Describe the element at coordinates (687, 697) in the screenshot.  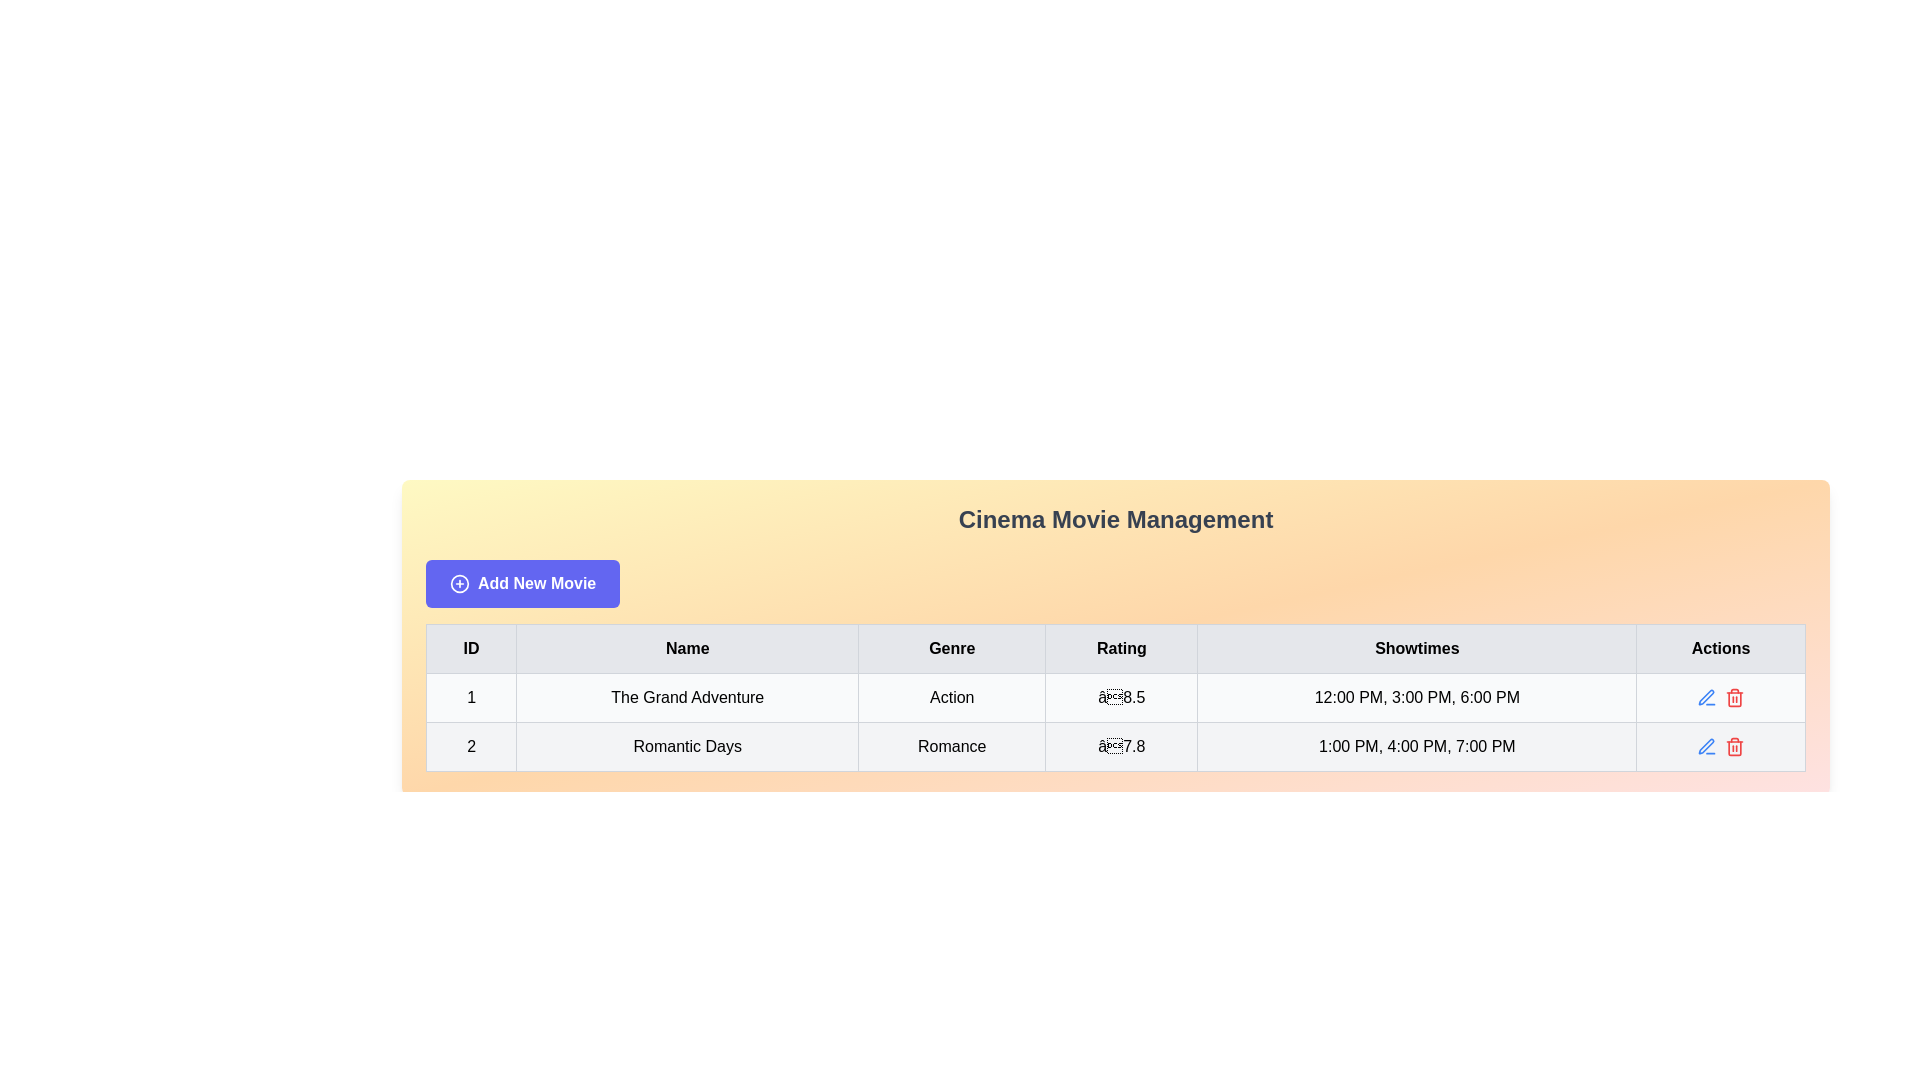
I see `the text display element that shows 'The Grand Adventure' in a sans-serif font, which is the second cell in the first row of the table under the 'Name' column` at that location.